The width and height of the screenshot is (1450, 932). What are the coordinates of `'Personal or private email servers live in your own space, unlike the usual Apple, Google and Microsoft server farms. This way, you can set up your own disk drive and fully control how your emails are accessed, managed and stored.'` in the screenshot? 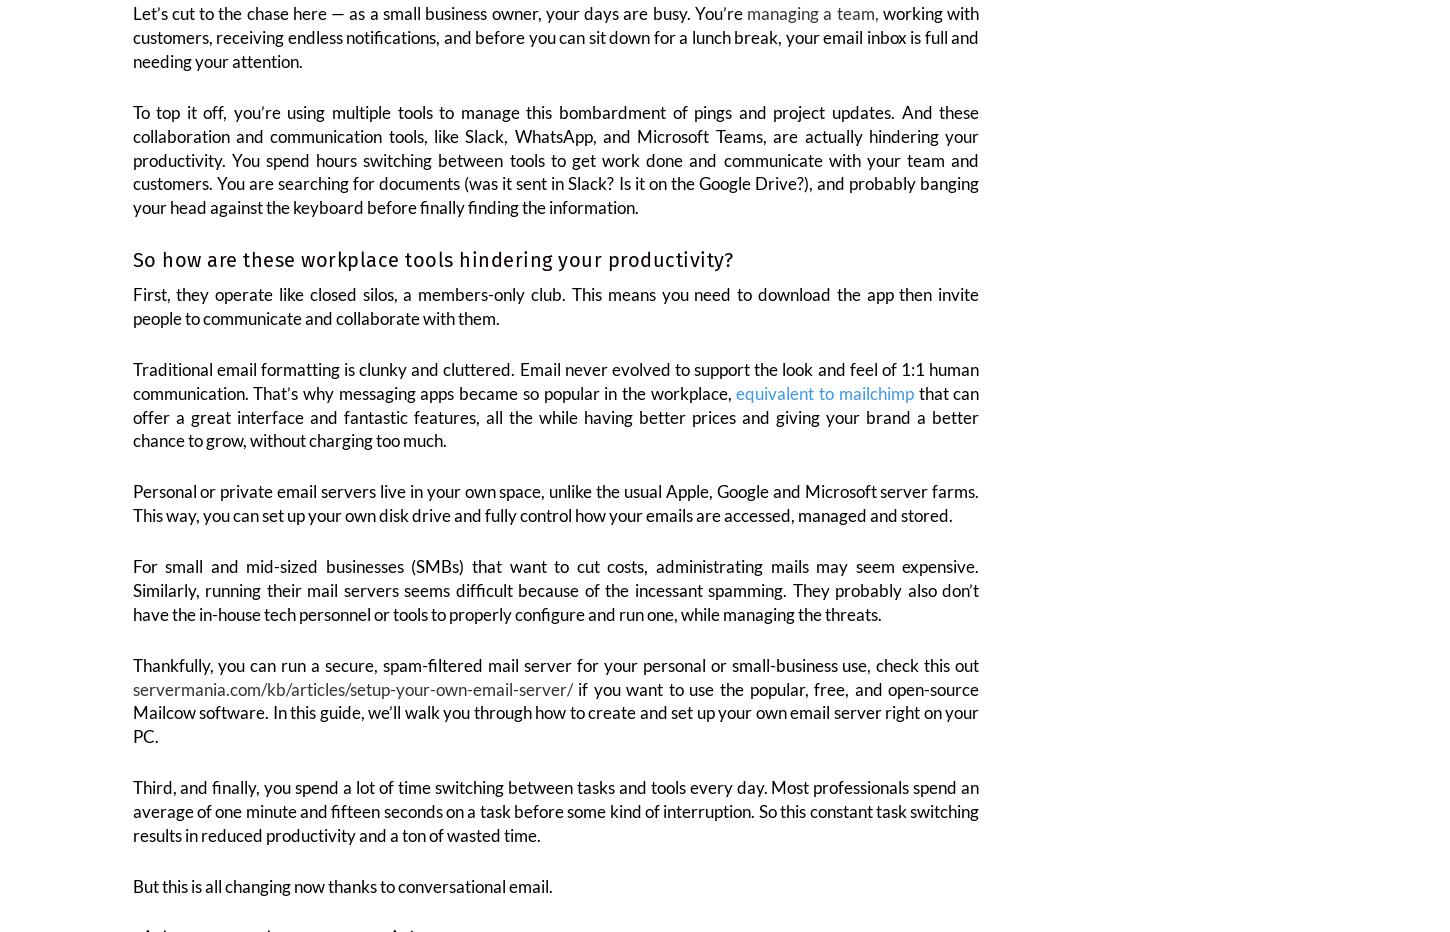 It's located at (555, 515).